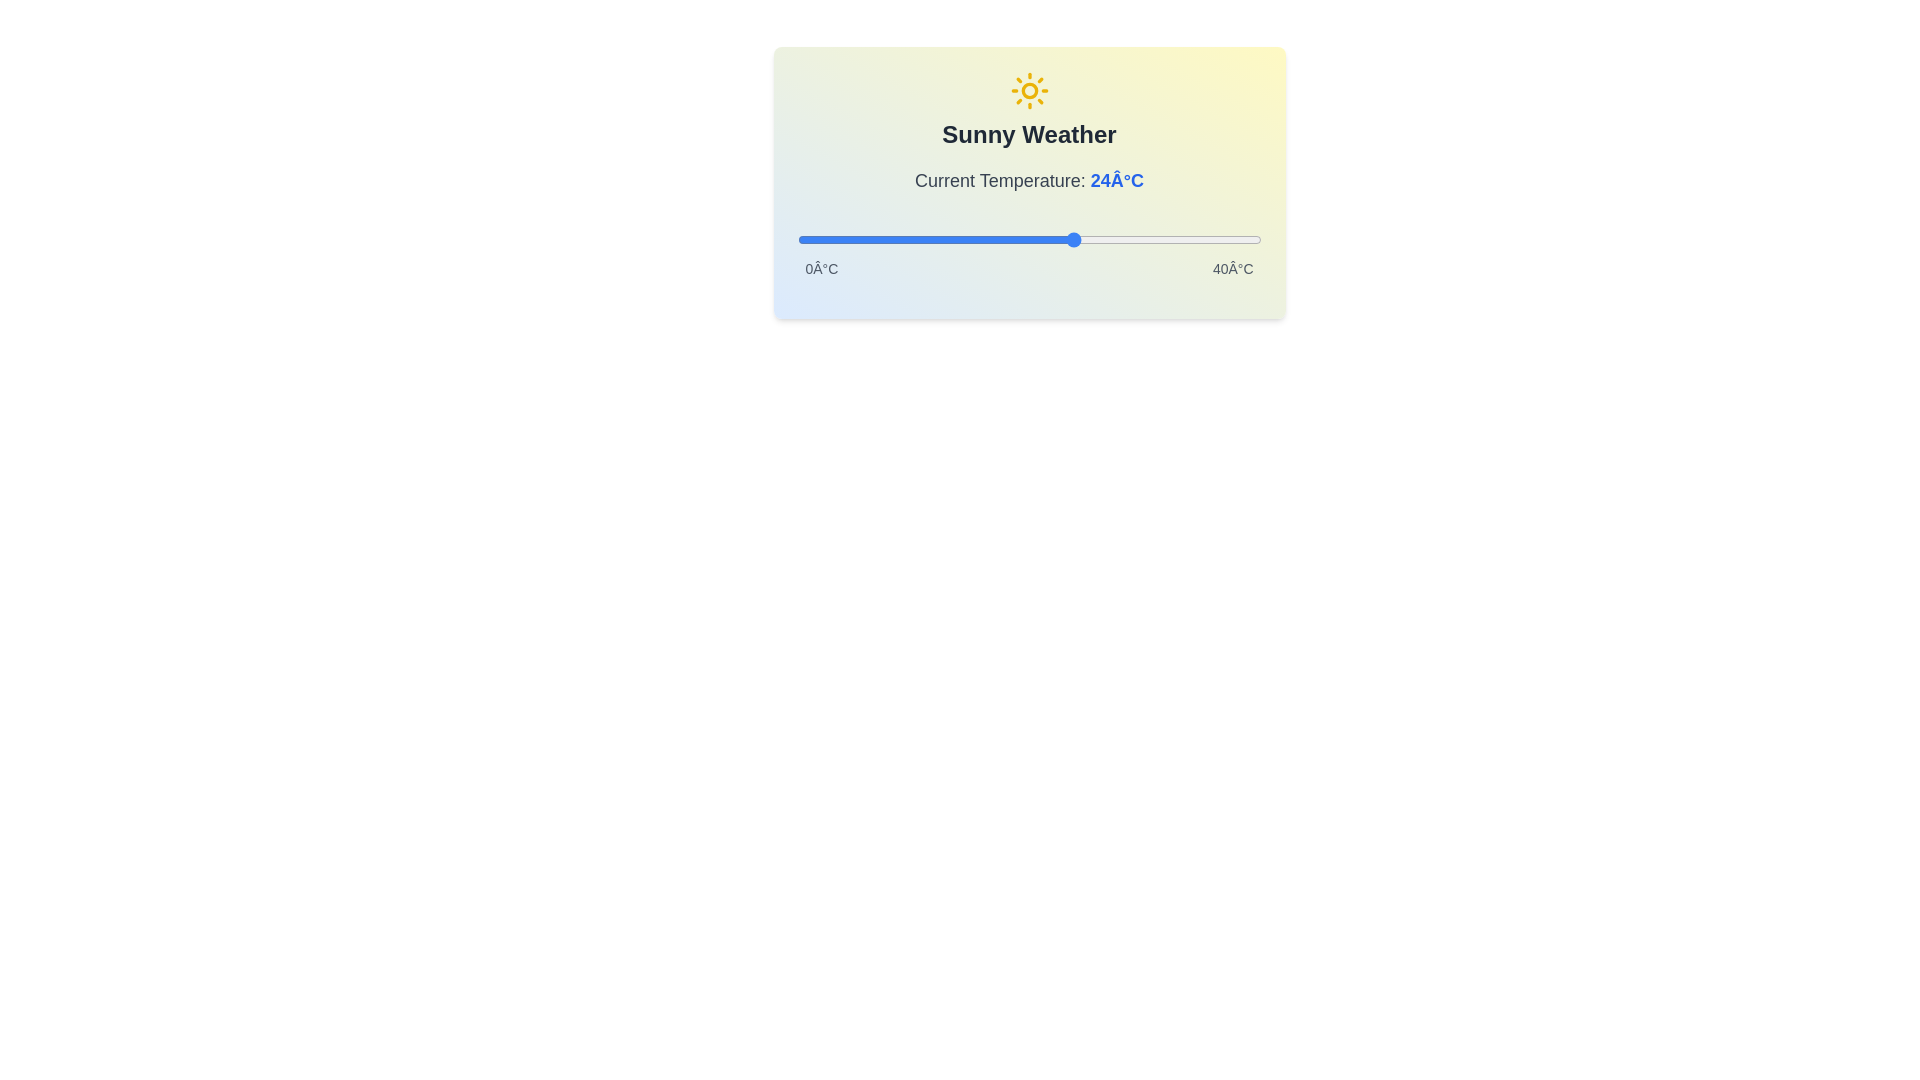 The height and width of the screenshot is (1080, 1920). I want to click on the minimum temperature value label in the temperature selector component, located to the left of the horizontal slider, which displays '40Â°C', so click(821, 268).